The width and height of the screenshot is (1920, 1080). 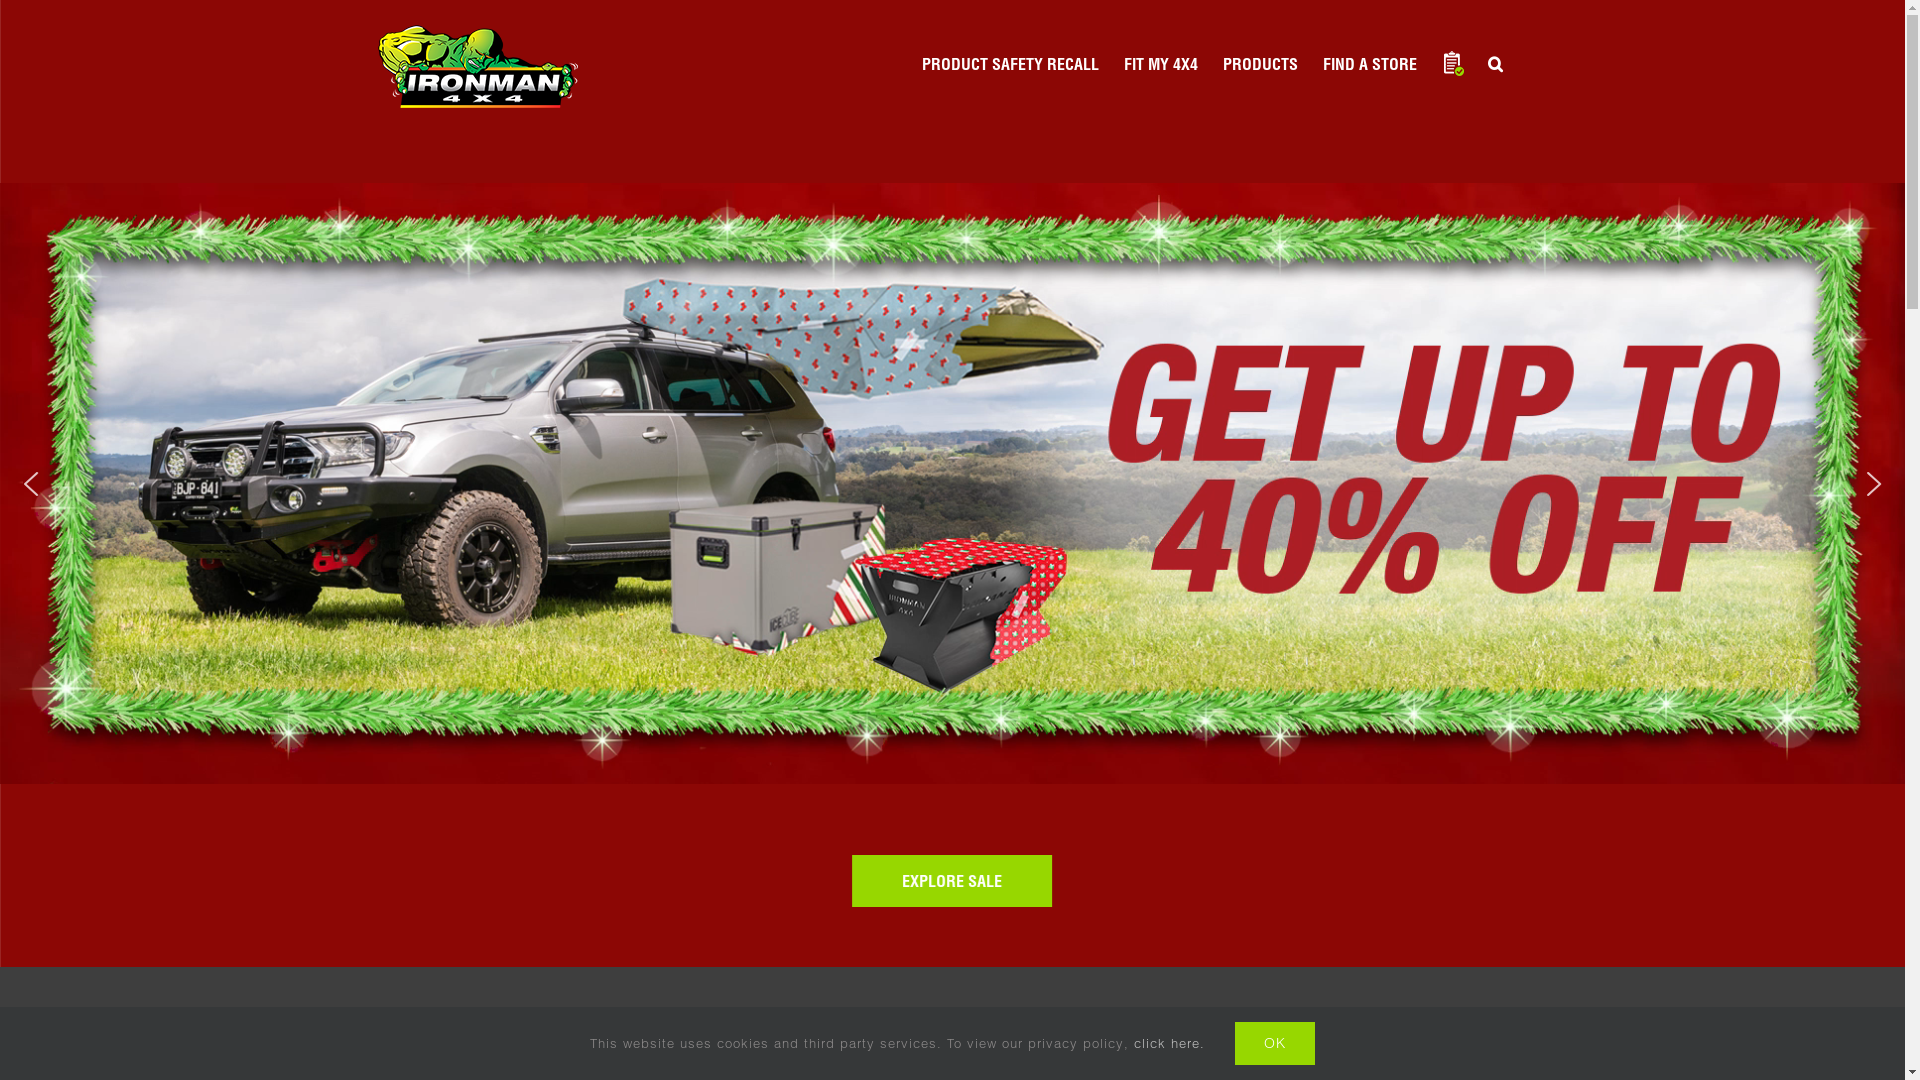 What do you see at coordinates (1258, 63) in the screenshot?
I see `'PRODUCTS'` at bounding box center [1258, 63].